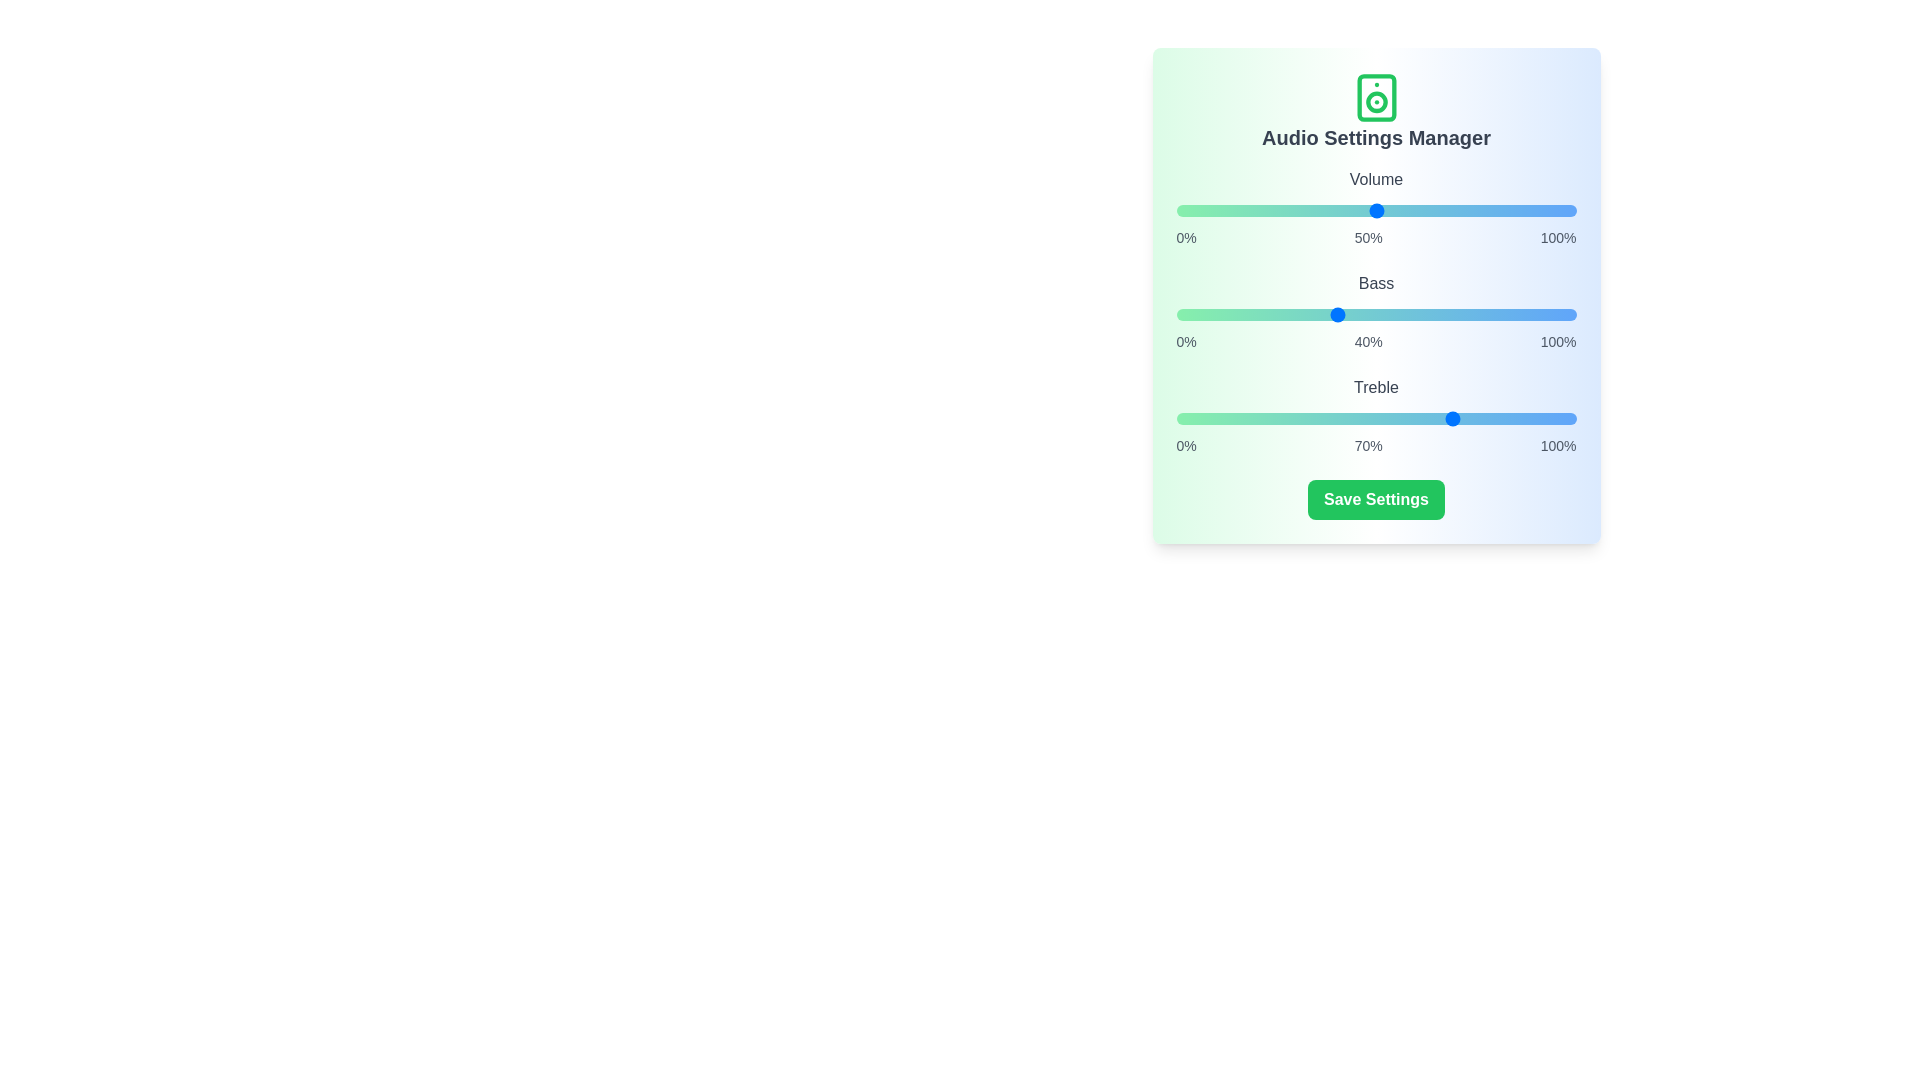  What do you see at coordinates (1480, 418) in the screenshot?
I see `the treble slider to 76%` at bounding box center [1480, 418].